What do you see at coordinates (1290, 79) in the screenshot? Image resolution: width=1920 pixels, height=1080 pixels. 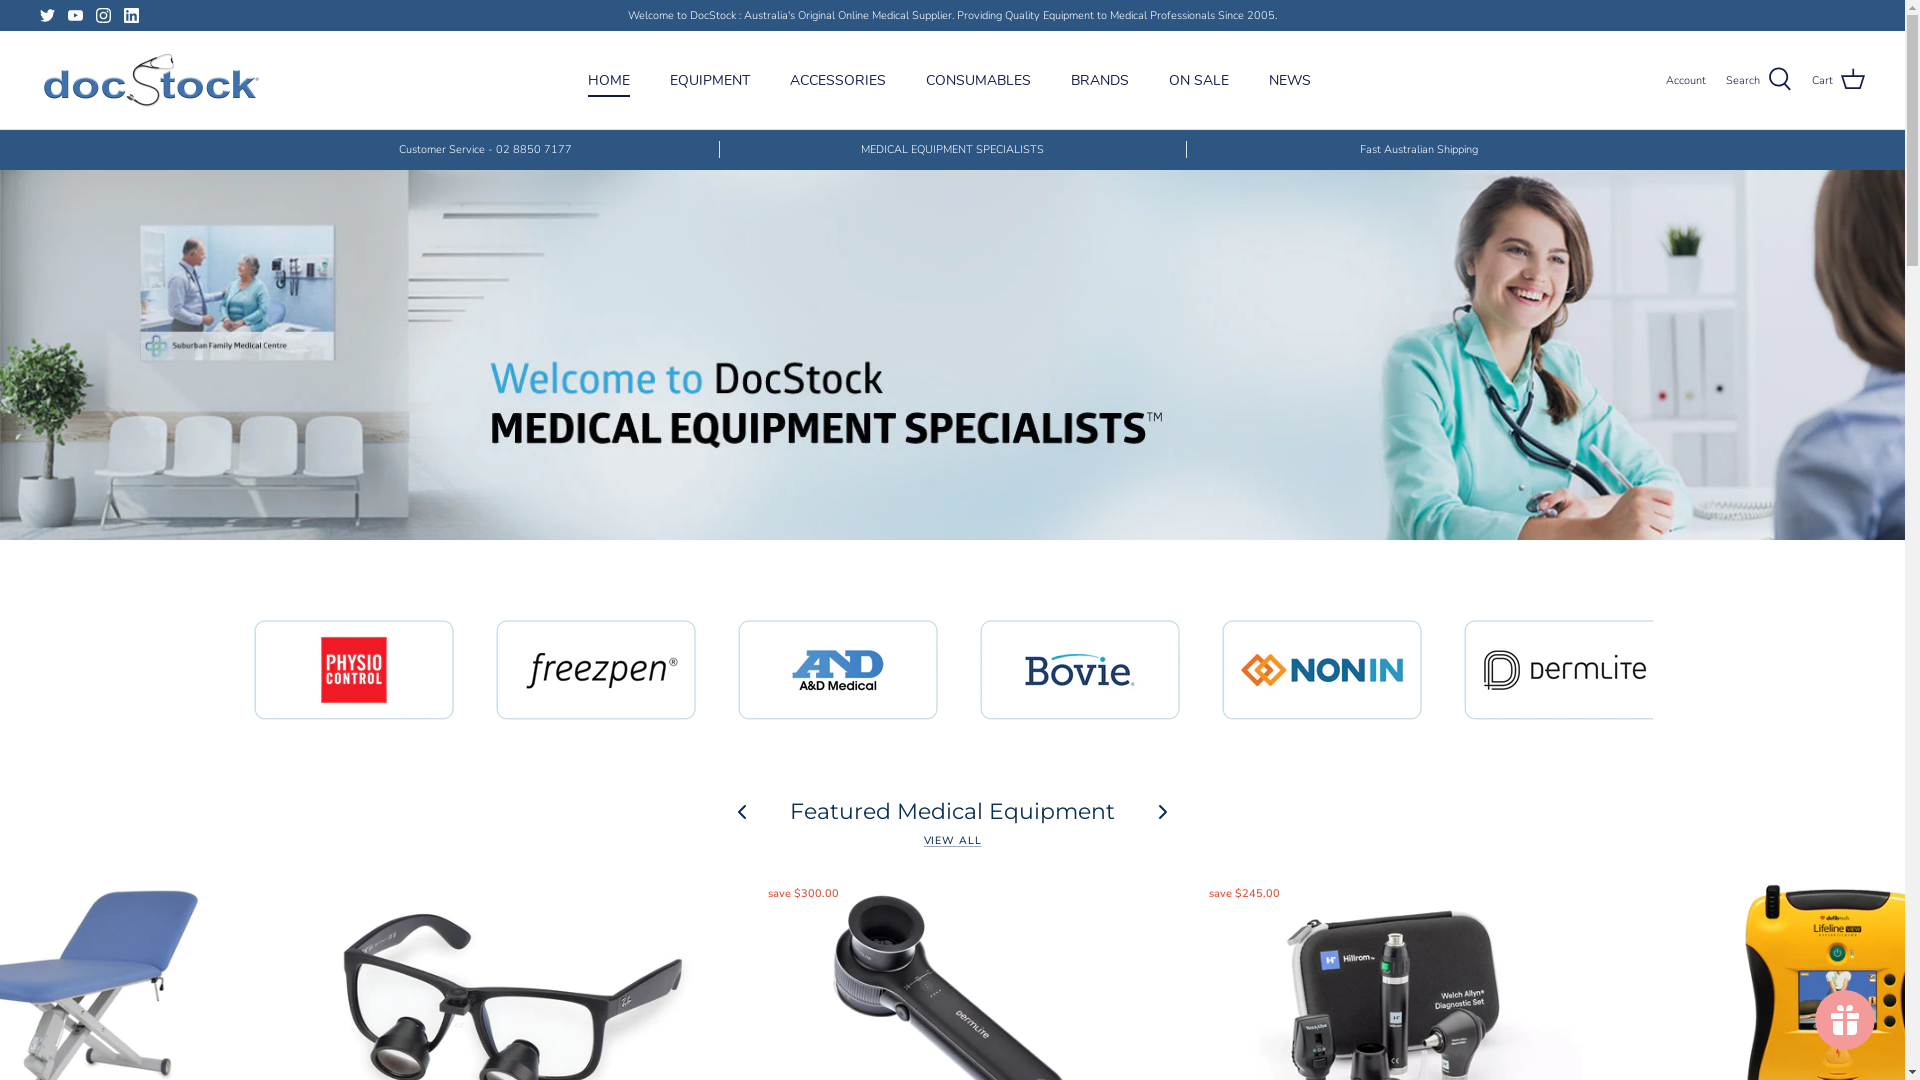 I see `'NEWS'` at bounding box center [1290, 79].